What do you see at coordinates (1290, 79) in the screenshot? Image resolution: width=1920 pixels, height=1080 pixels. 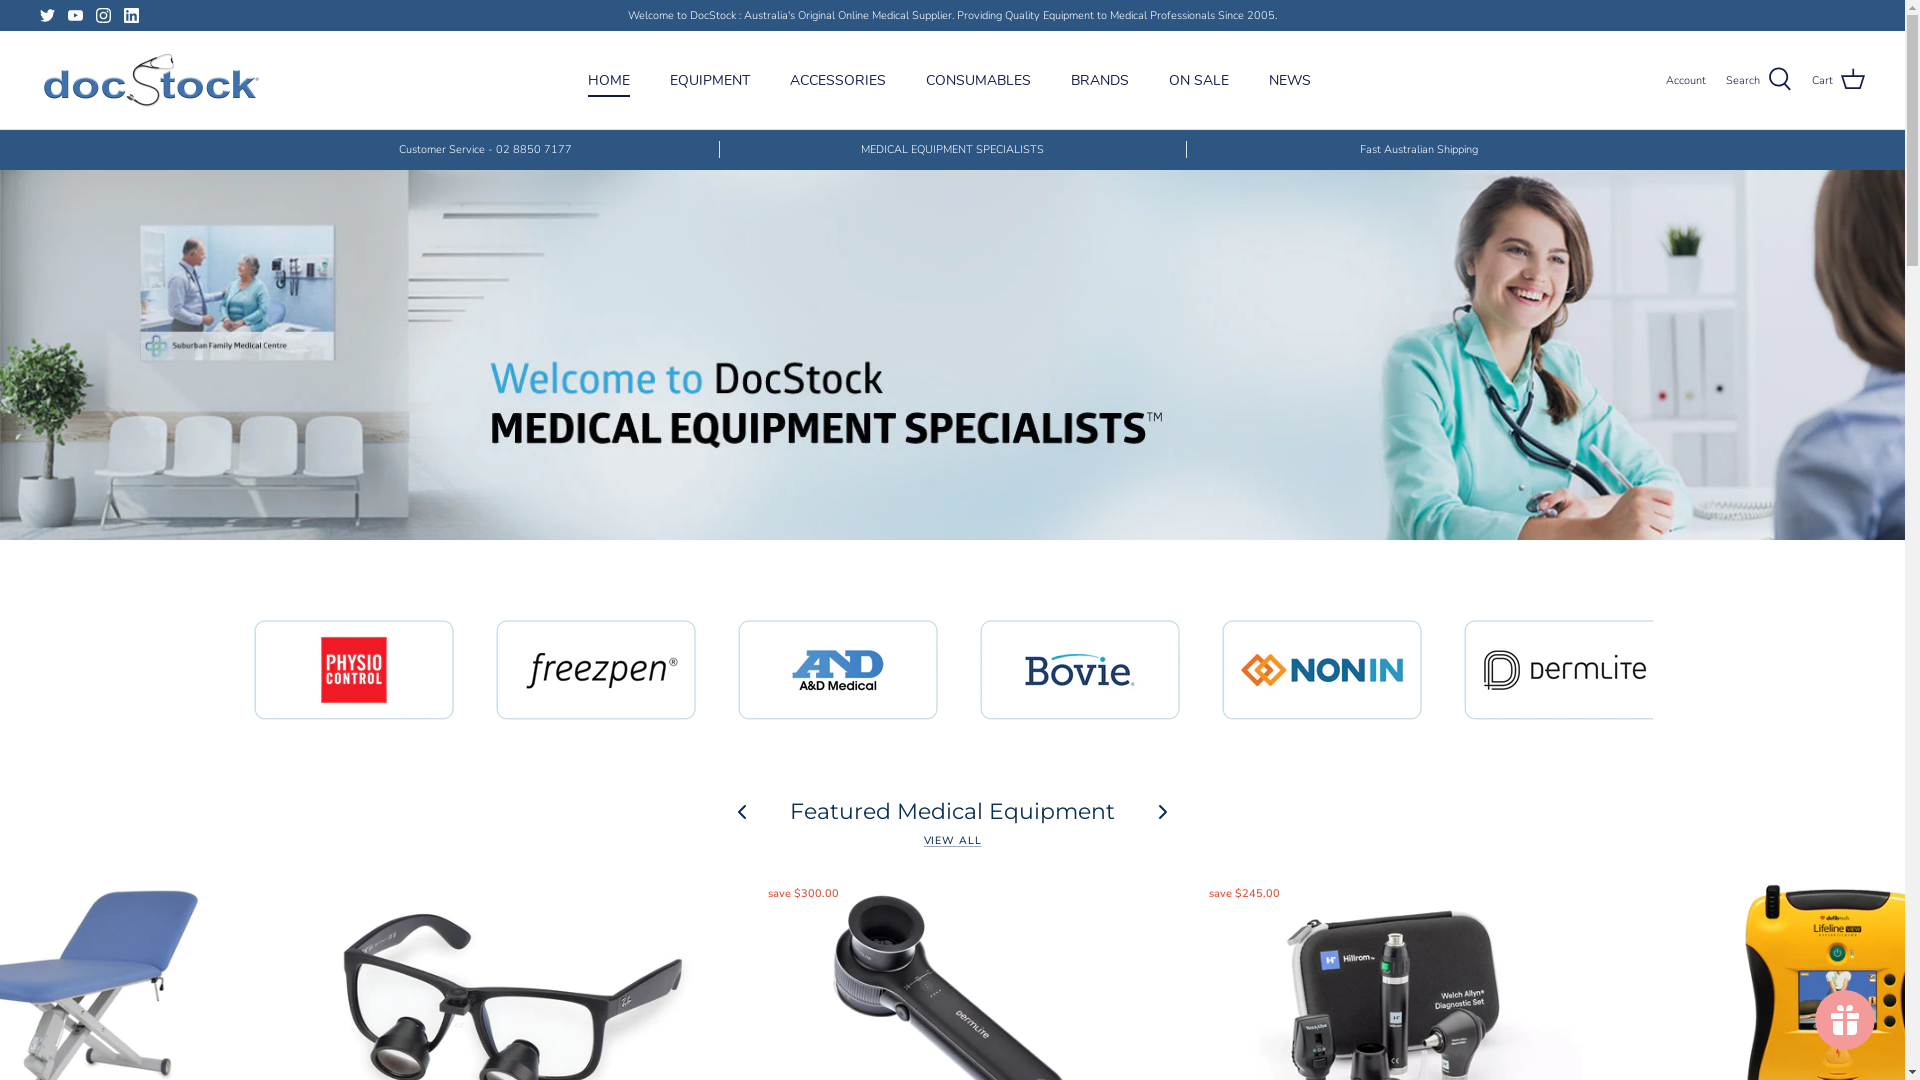 I see `'NEWS'` at bounding box center [1290, 79].